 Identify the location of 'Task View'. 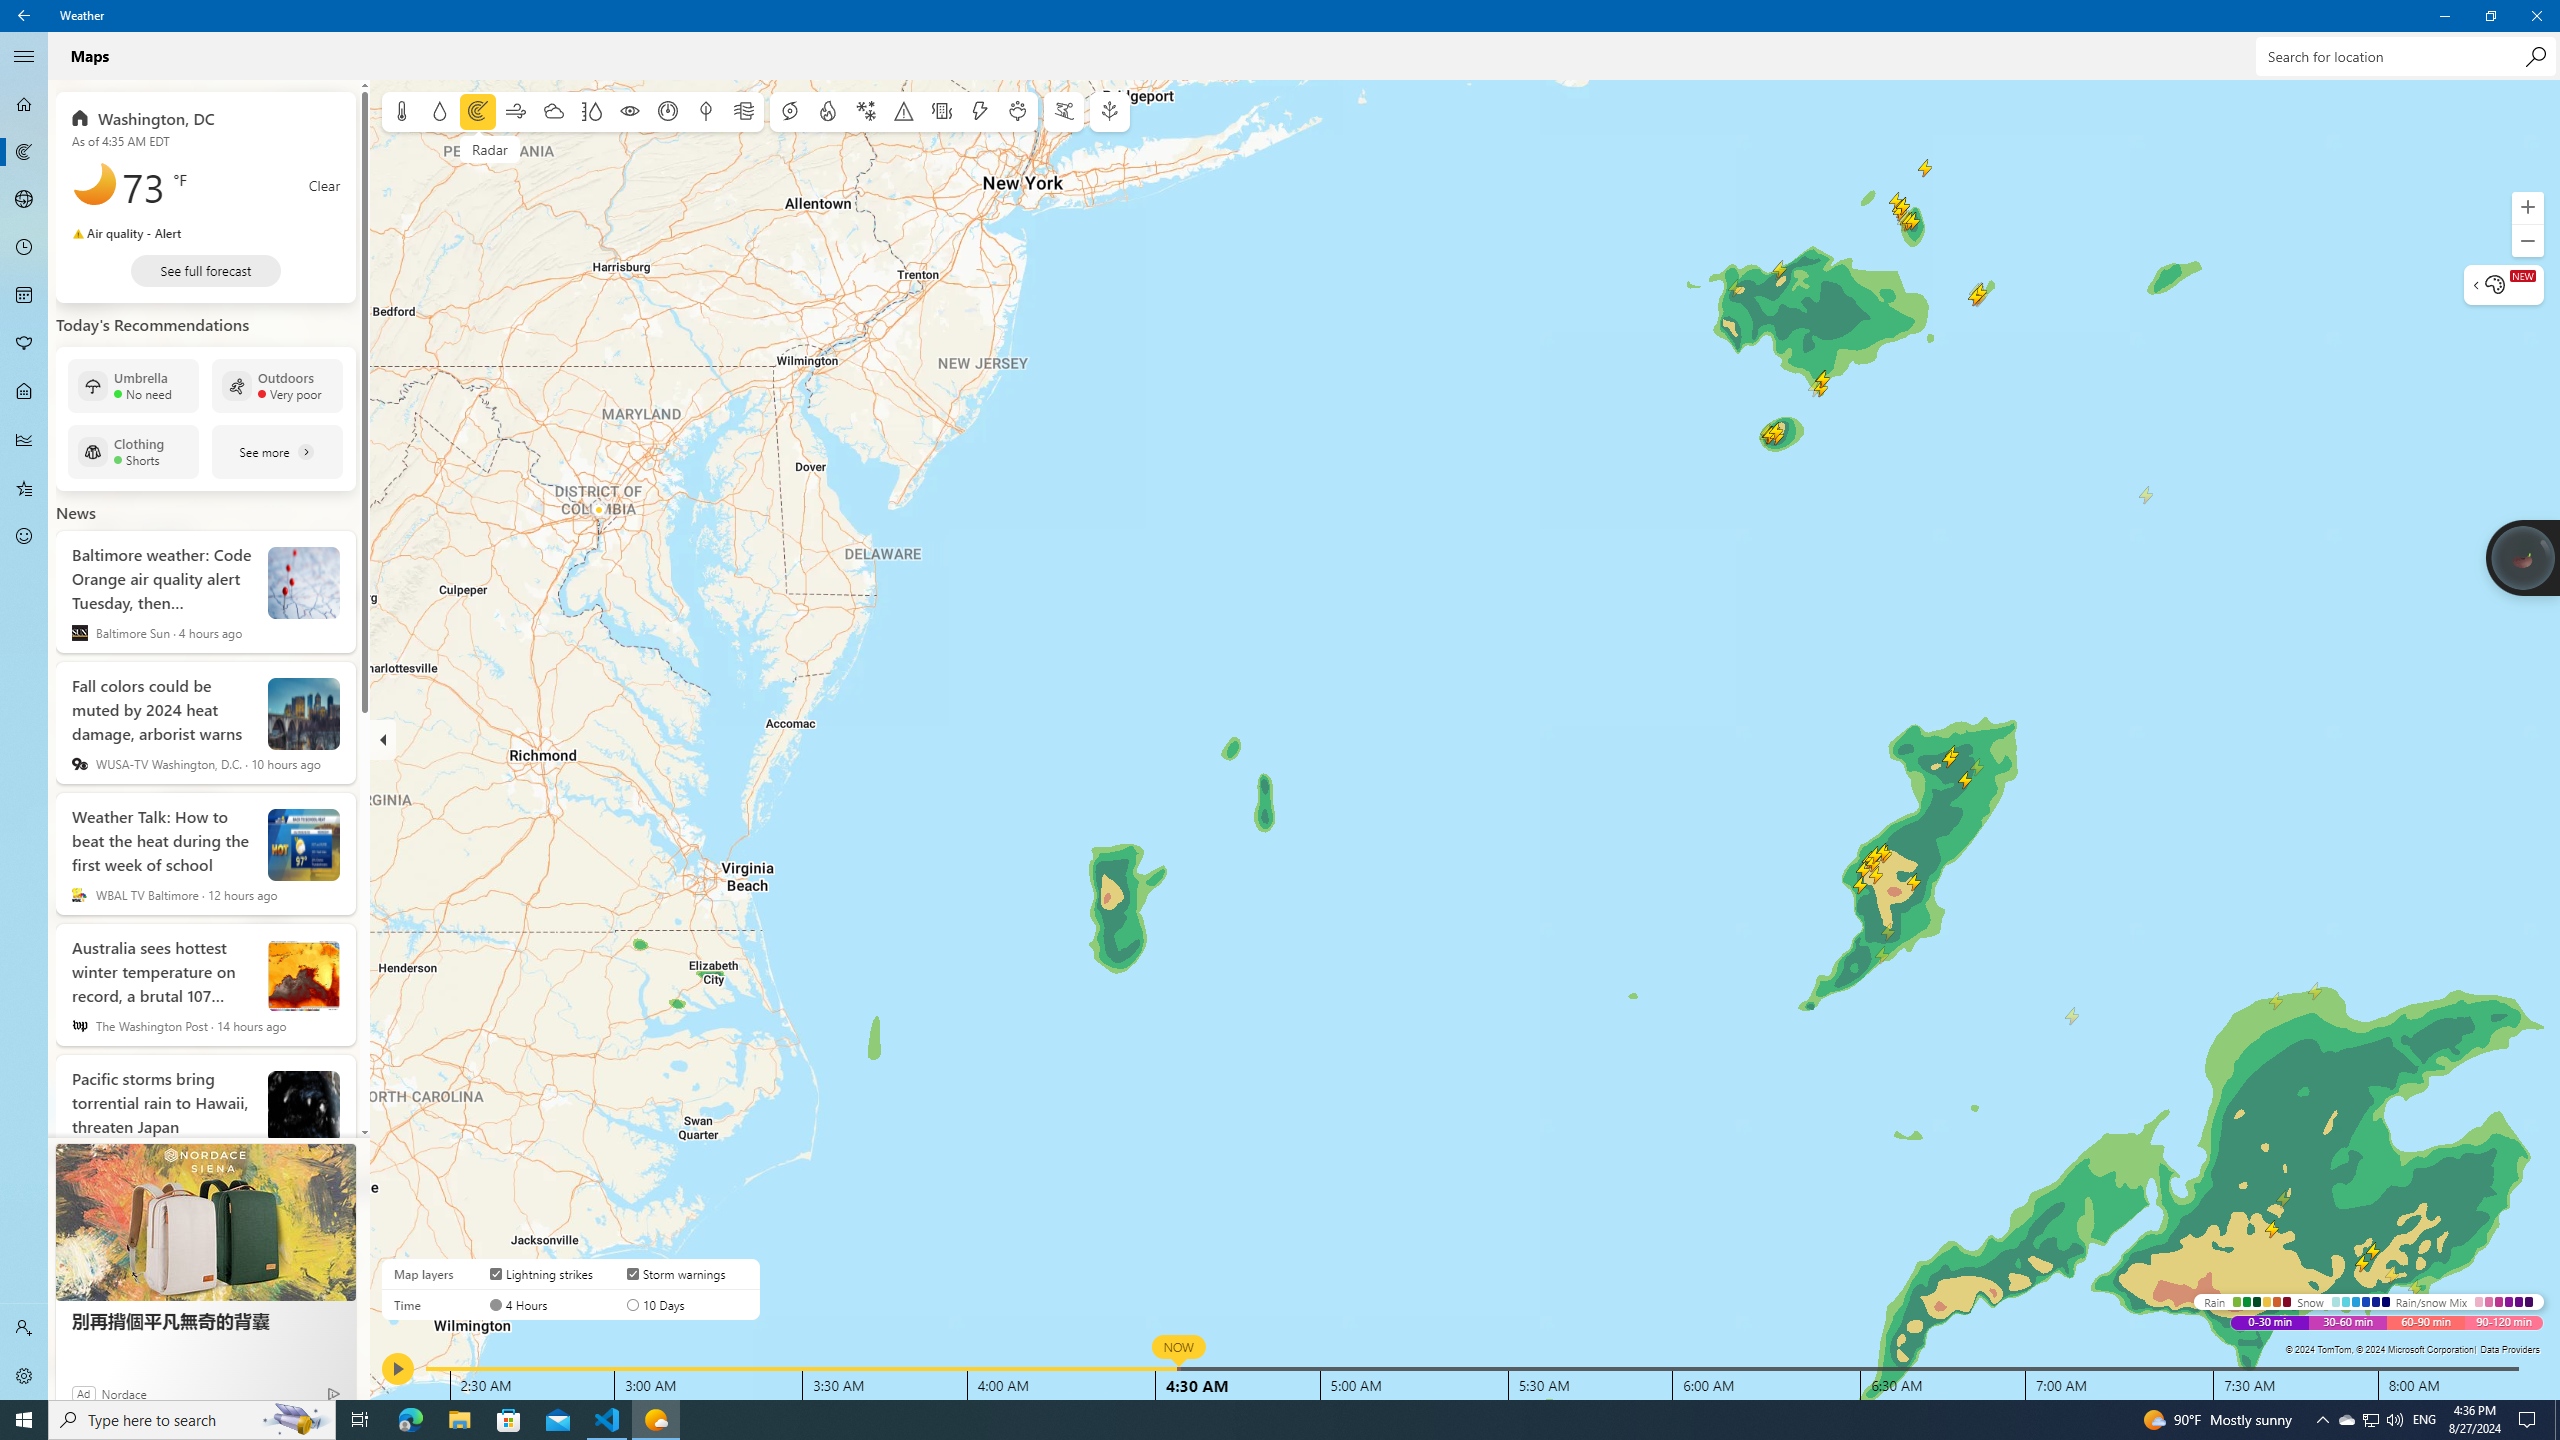
(358, 1418).